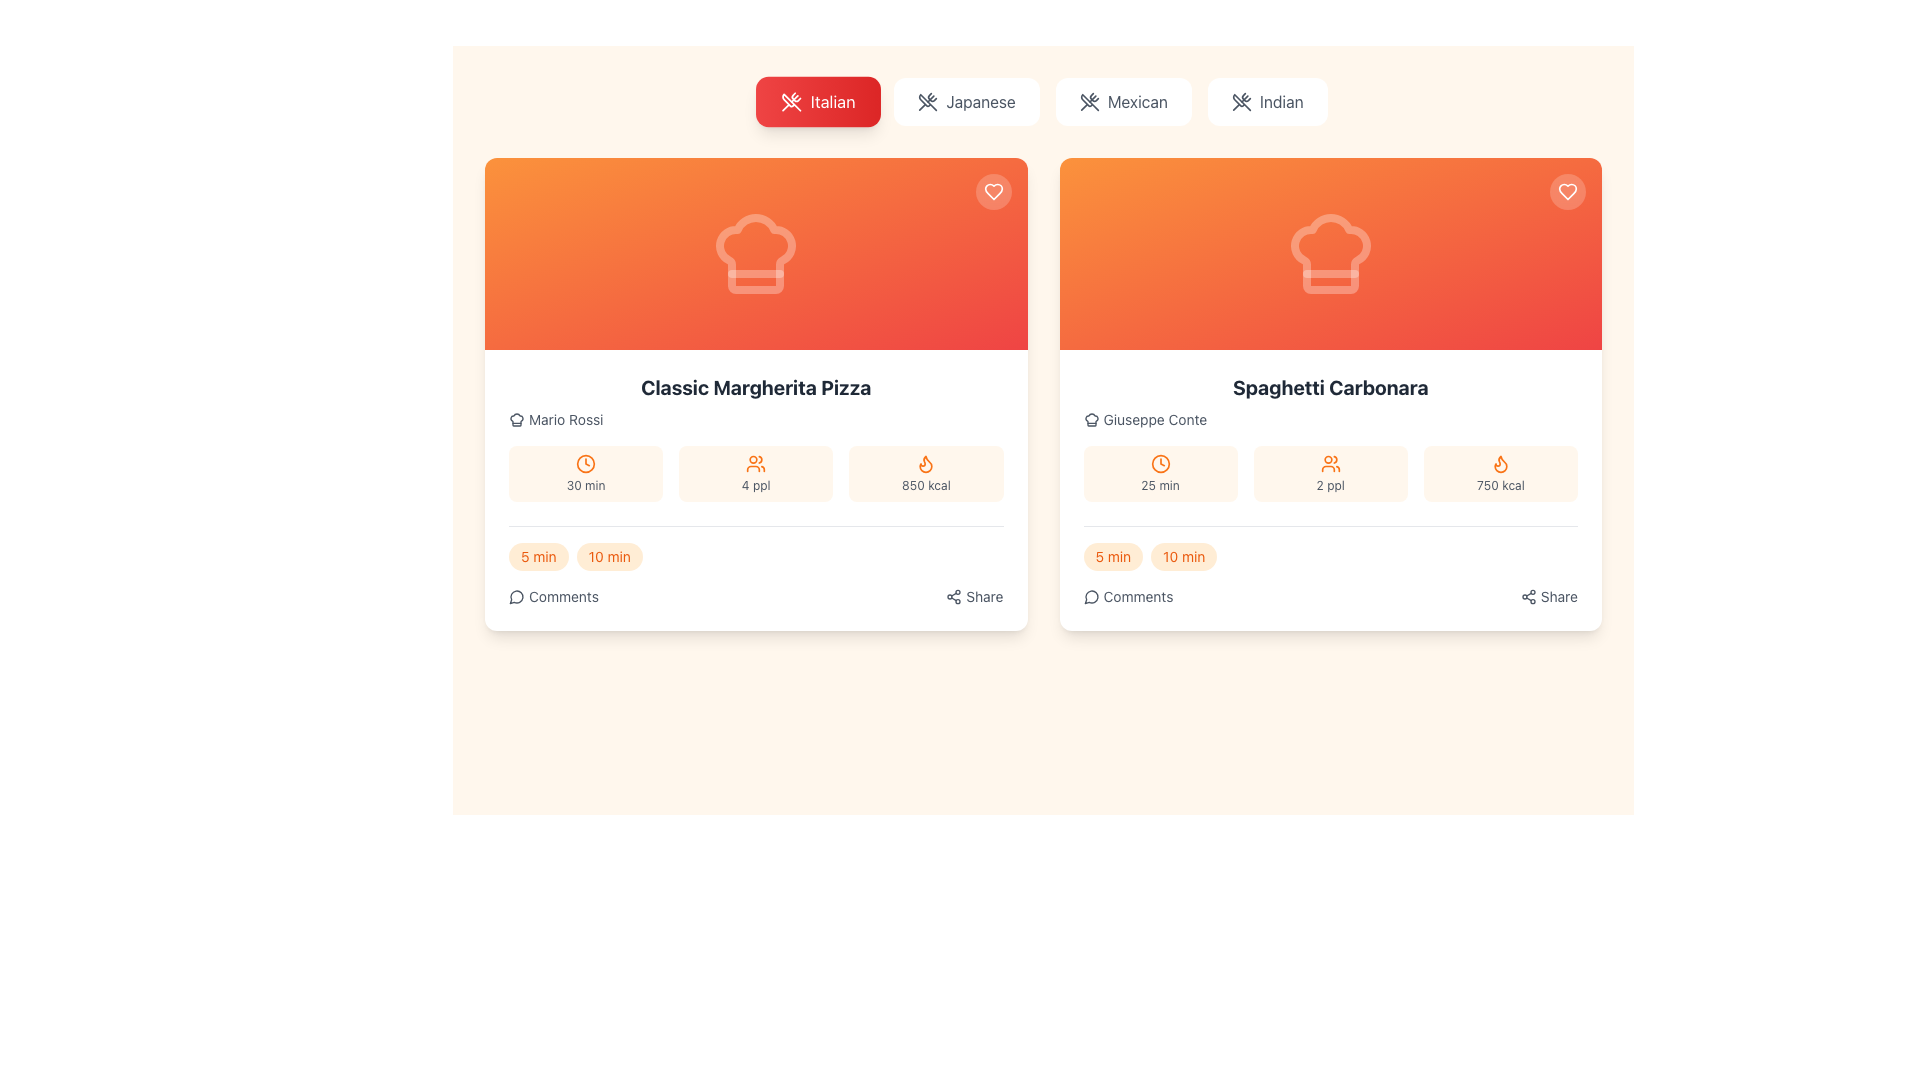  What do you see at coordinates (553, 596) in the screenshot?
I see `the 'Comments' button located at the bottom-left corner of the 'Classic Margherita Pizza' card` at bounding box center [553, 596].